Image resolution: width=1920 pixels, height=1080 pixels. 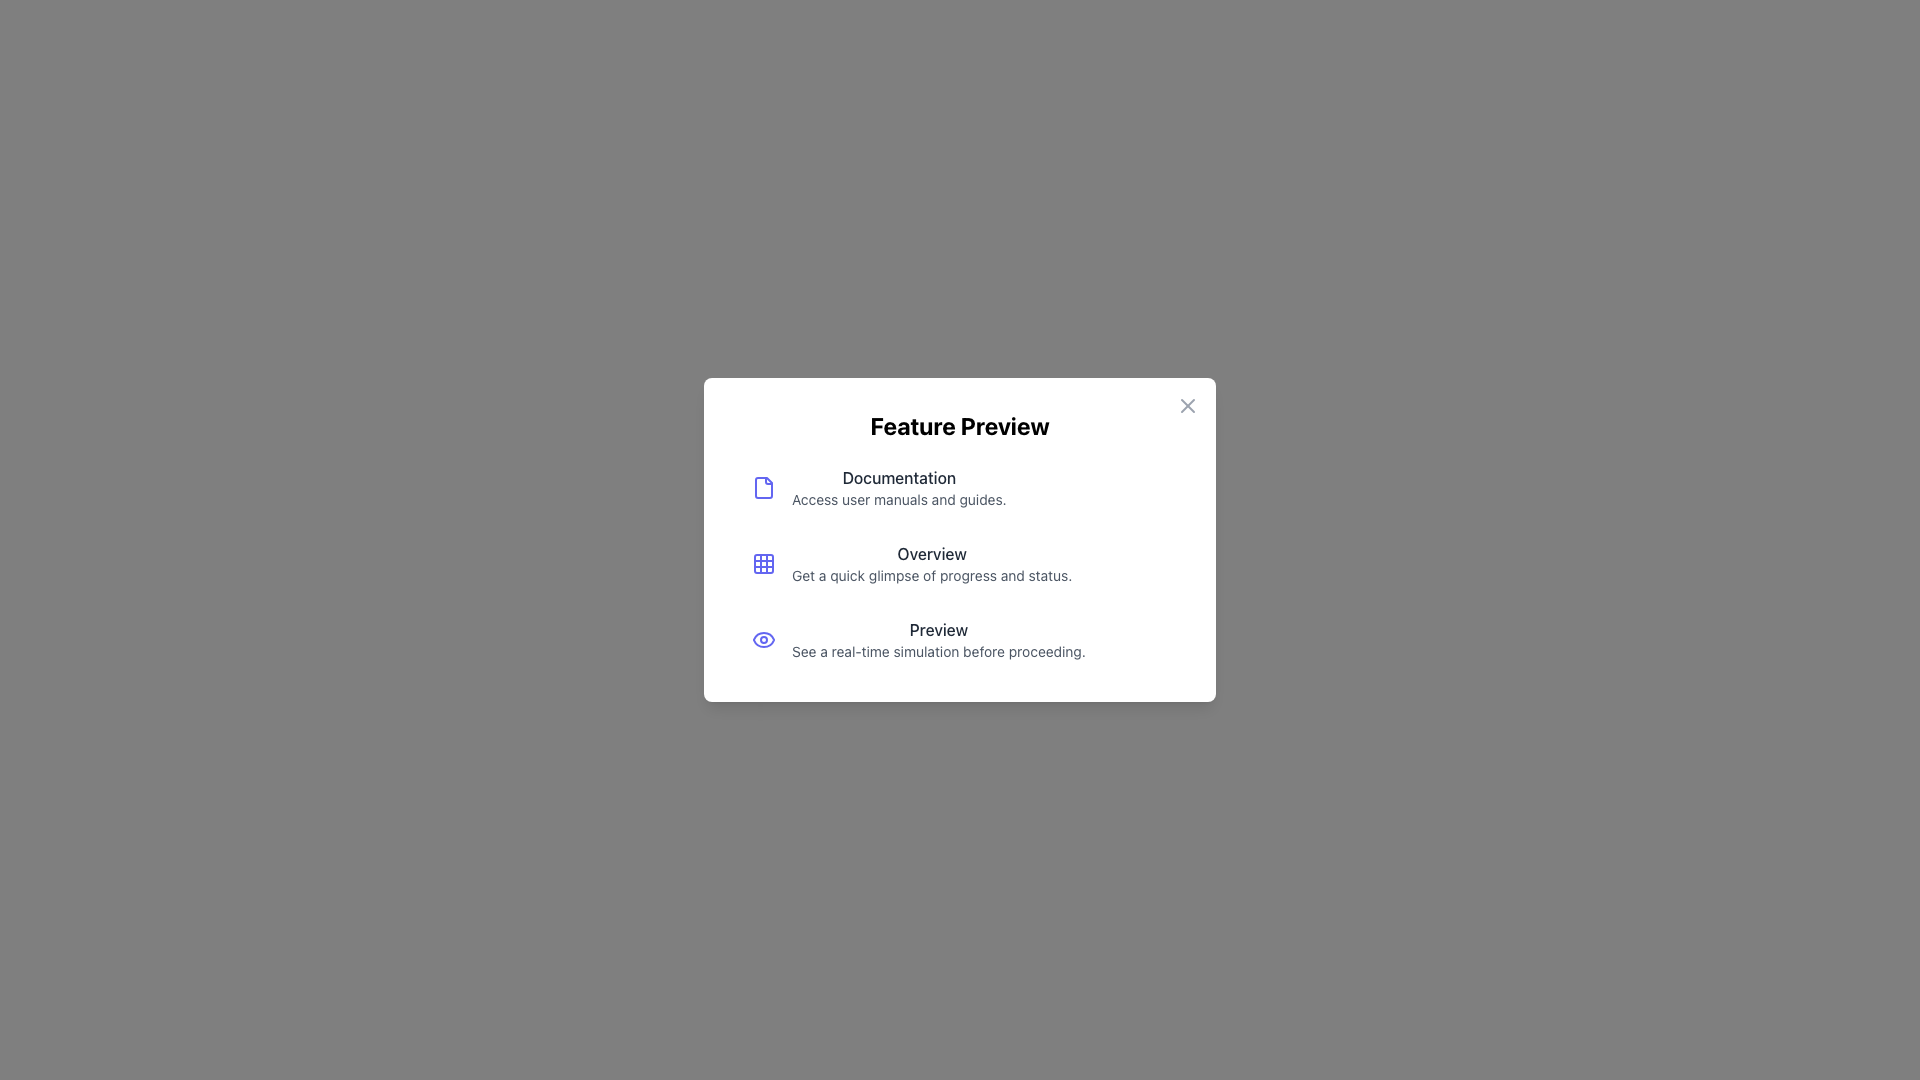 I want to click on the small purple and white stylized file icon located to the left of the text 'Documentation', which is the first part of a list within the dialog, so click(x=762, y=488).